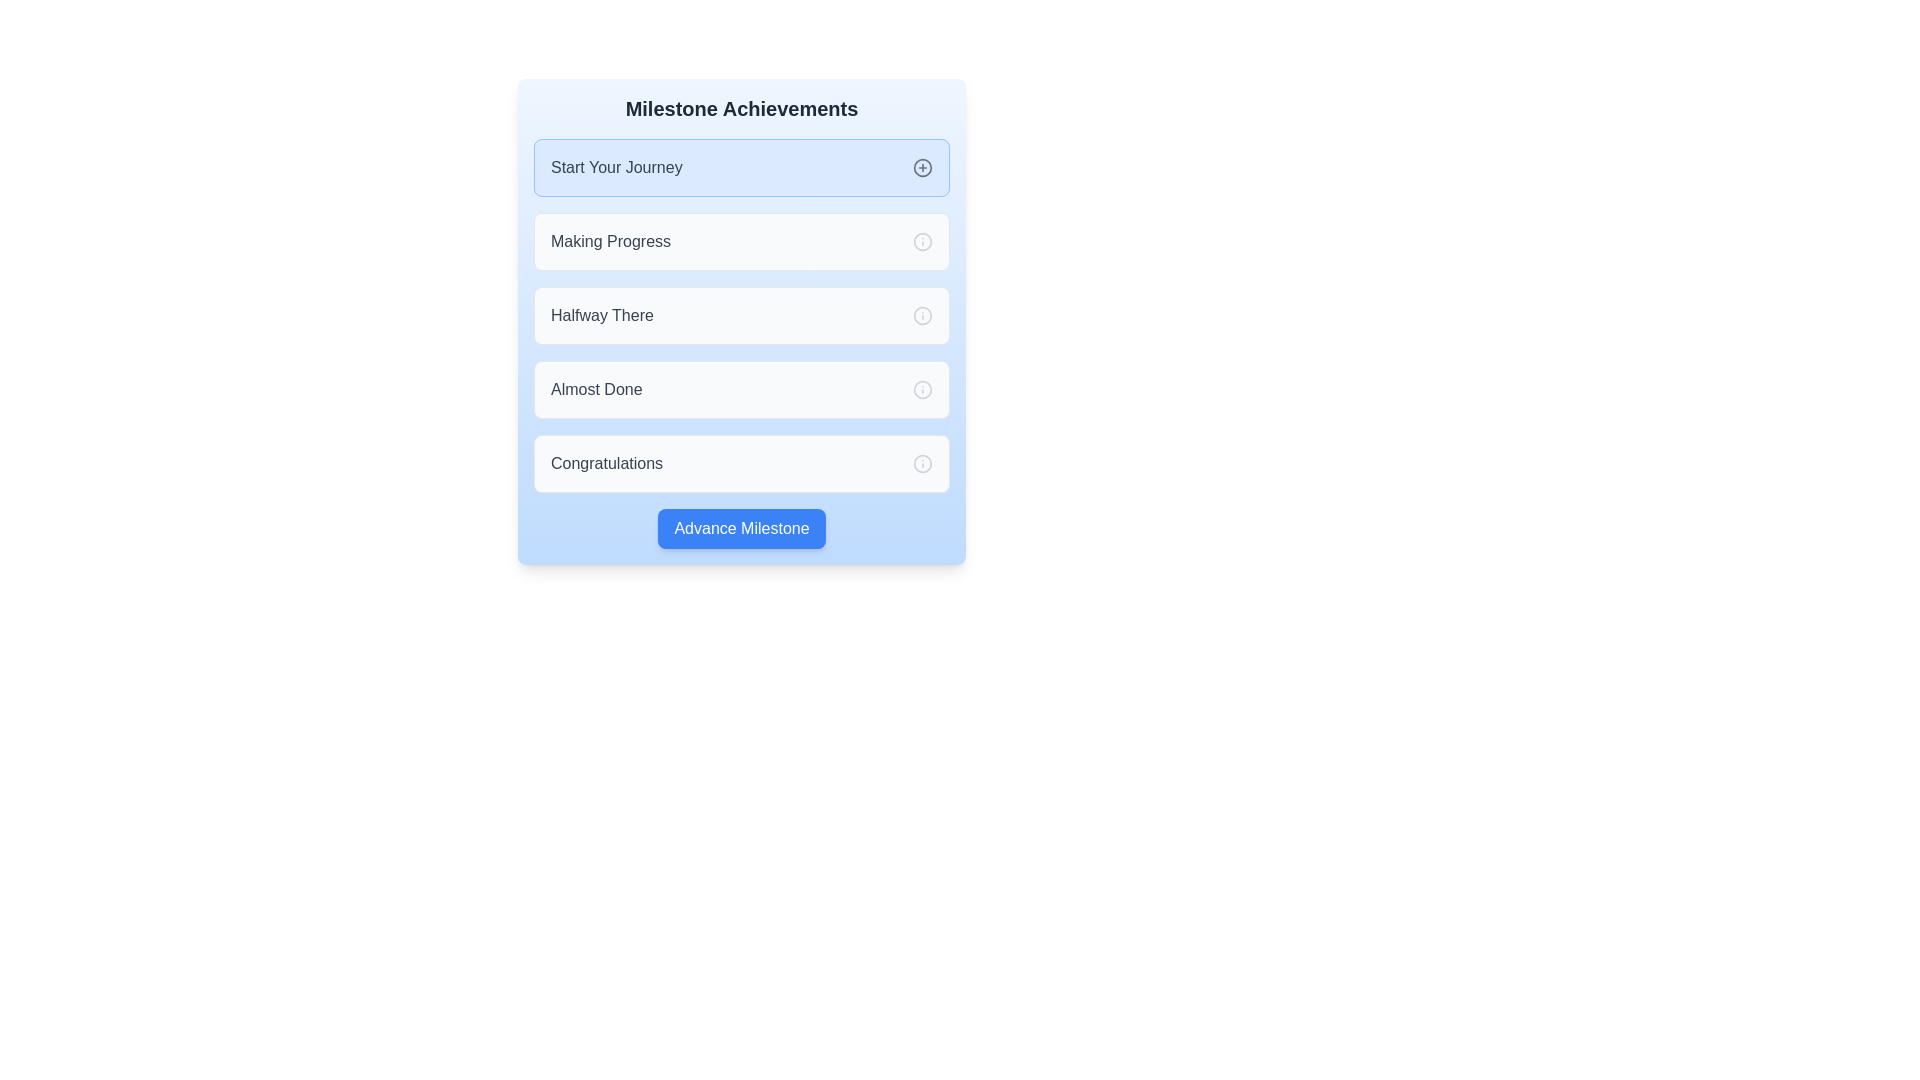 The width and height of the screenshot is (1920, 1080). What do you see at coordinates (921, 167) in the screenshot?
I see `the circular gray plus icon` at bounding box center [921, 167].